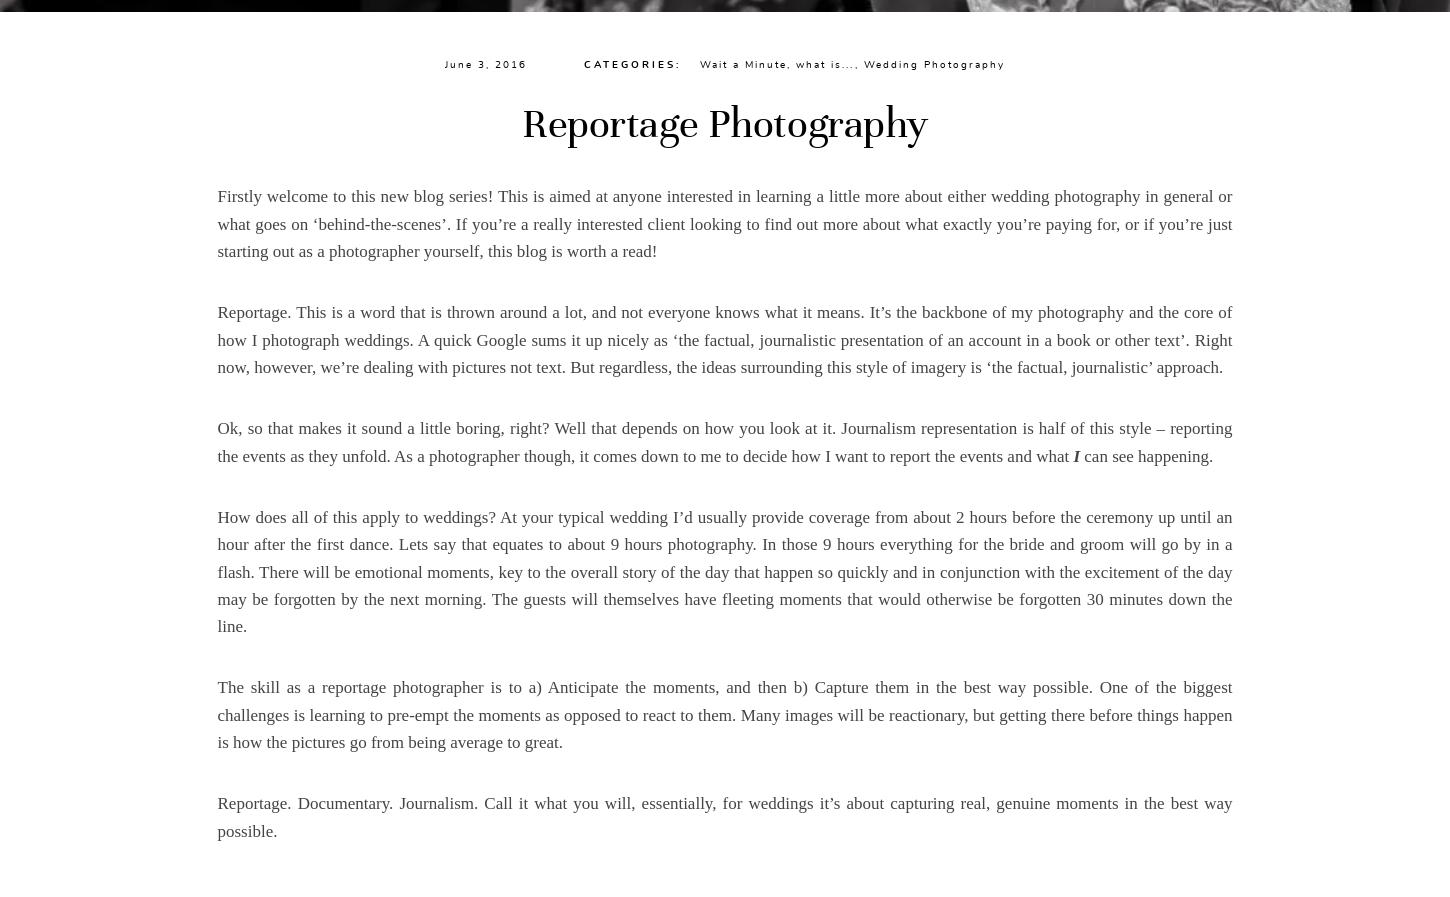 Image resolution: width=1450 pixels, height=897 pixels. What do you see at coordinates (723, 222) in the screenshot?
I see `'Firstly welcome to this new blog series! This is aimed at anyone interested in learning a little more about either wedding photography in general or what goes on ‘behind-the-scenes’. If you’re a really interested client looking to find out more about what exactly you’re paying for, or if you’re just starting out as a photographer yourself, this blog is worth a read!'` at bounding box center [723, 222].